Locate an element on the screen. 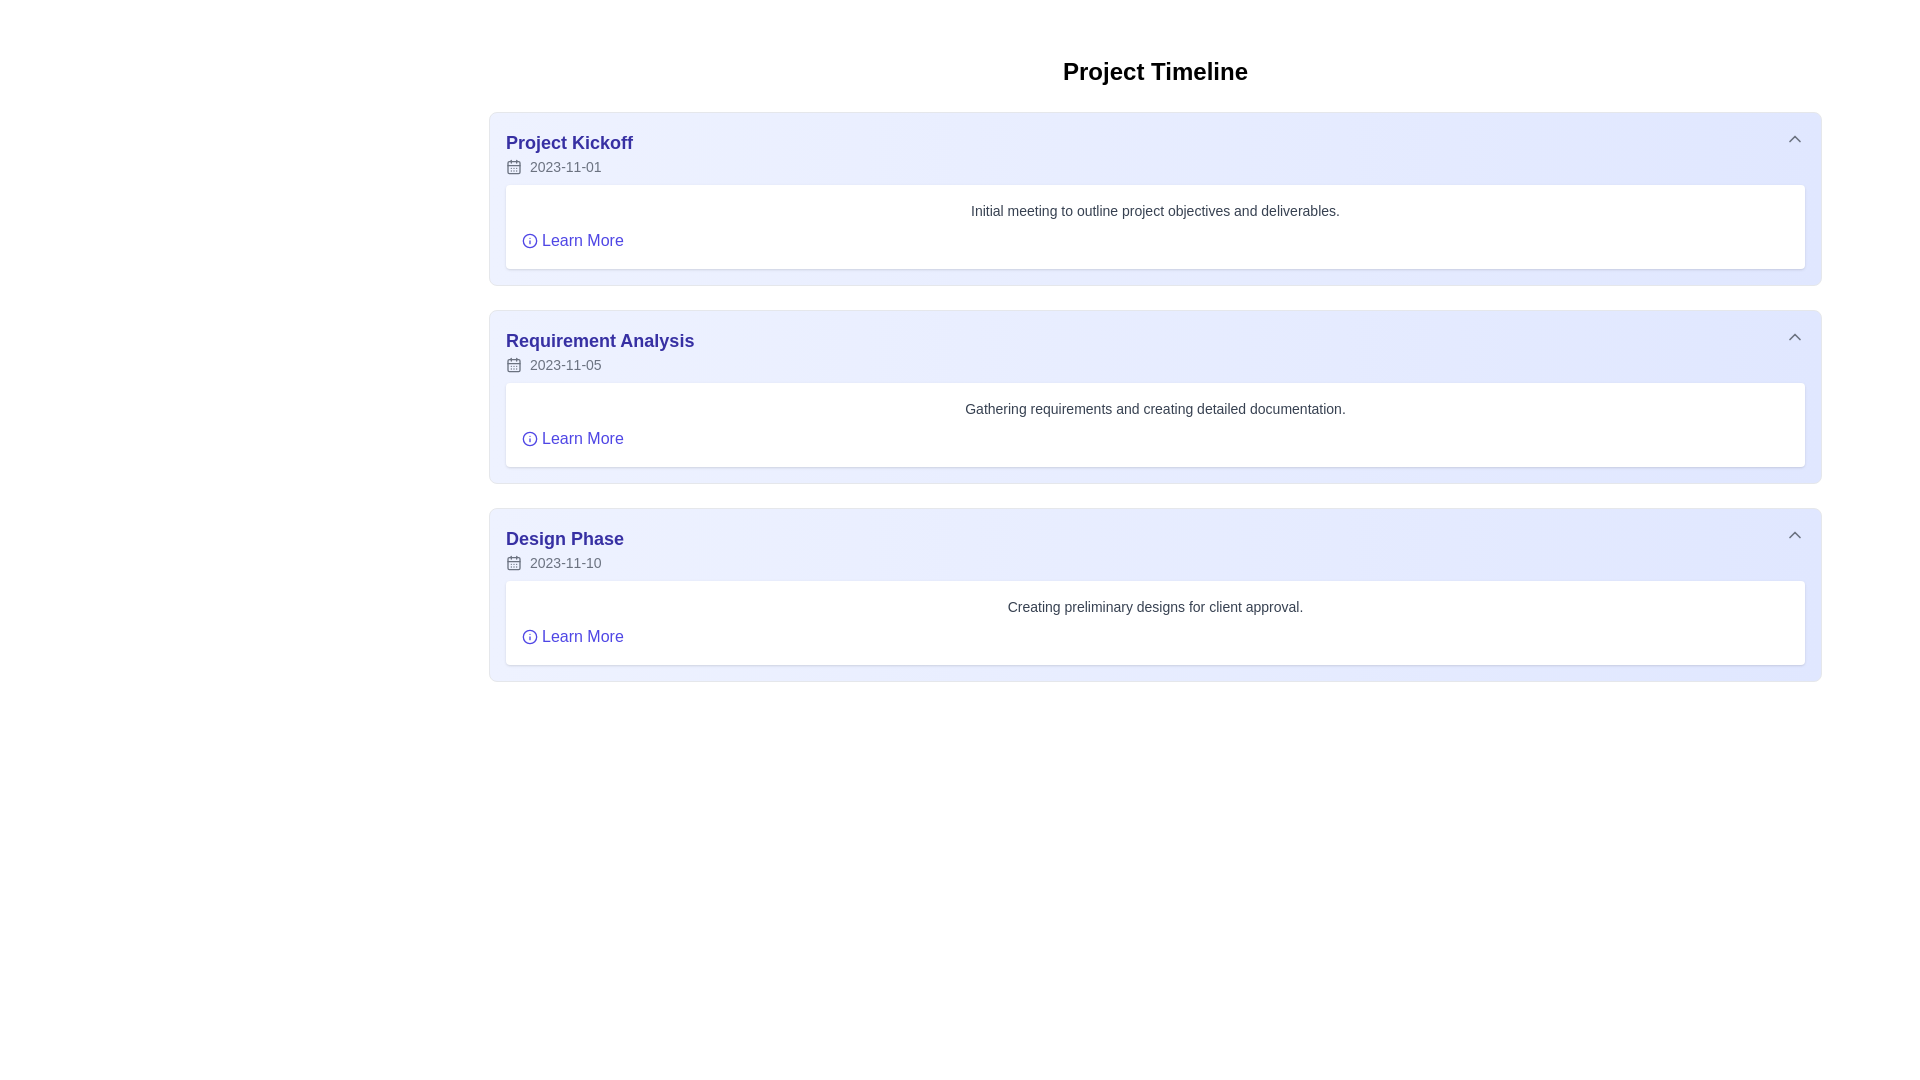 Image resolution: width=1920 pixels, height=1080 pixels. information displayed in the Informational Text Box that says 'Creating preliminary designs for client approval.' is located at coordinates (1155, 622).